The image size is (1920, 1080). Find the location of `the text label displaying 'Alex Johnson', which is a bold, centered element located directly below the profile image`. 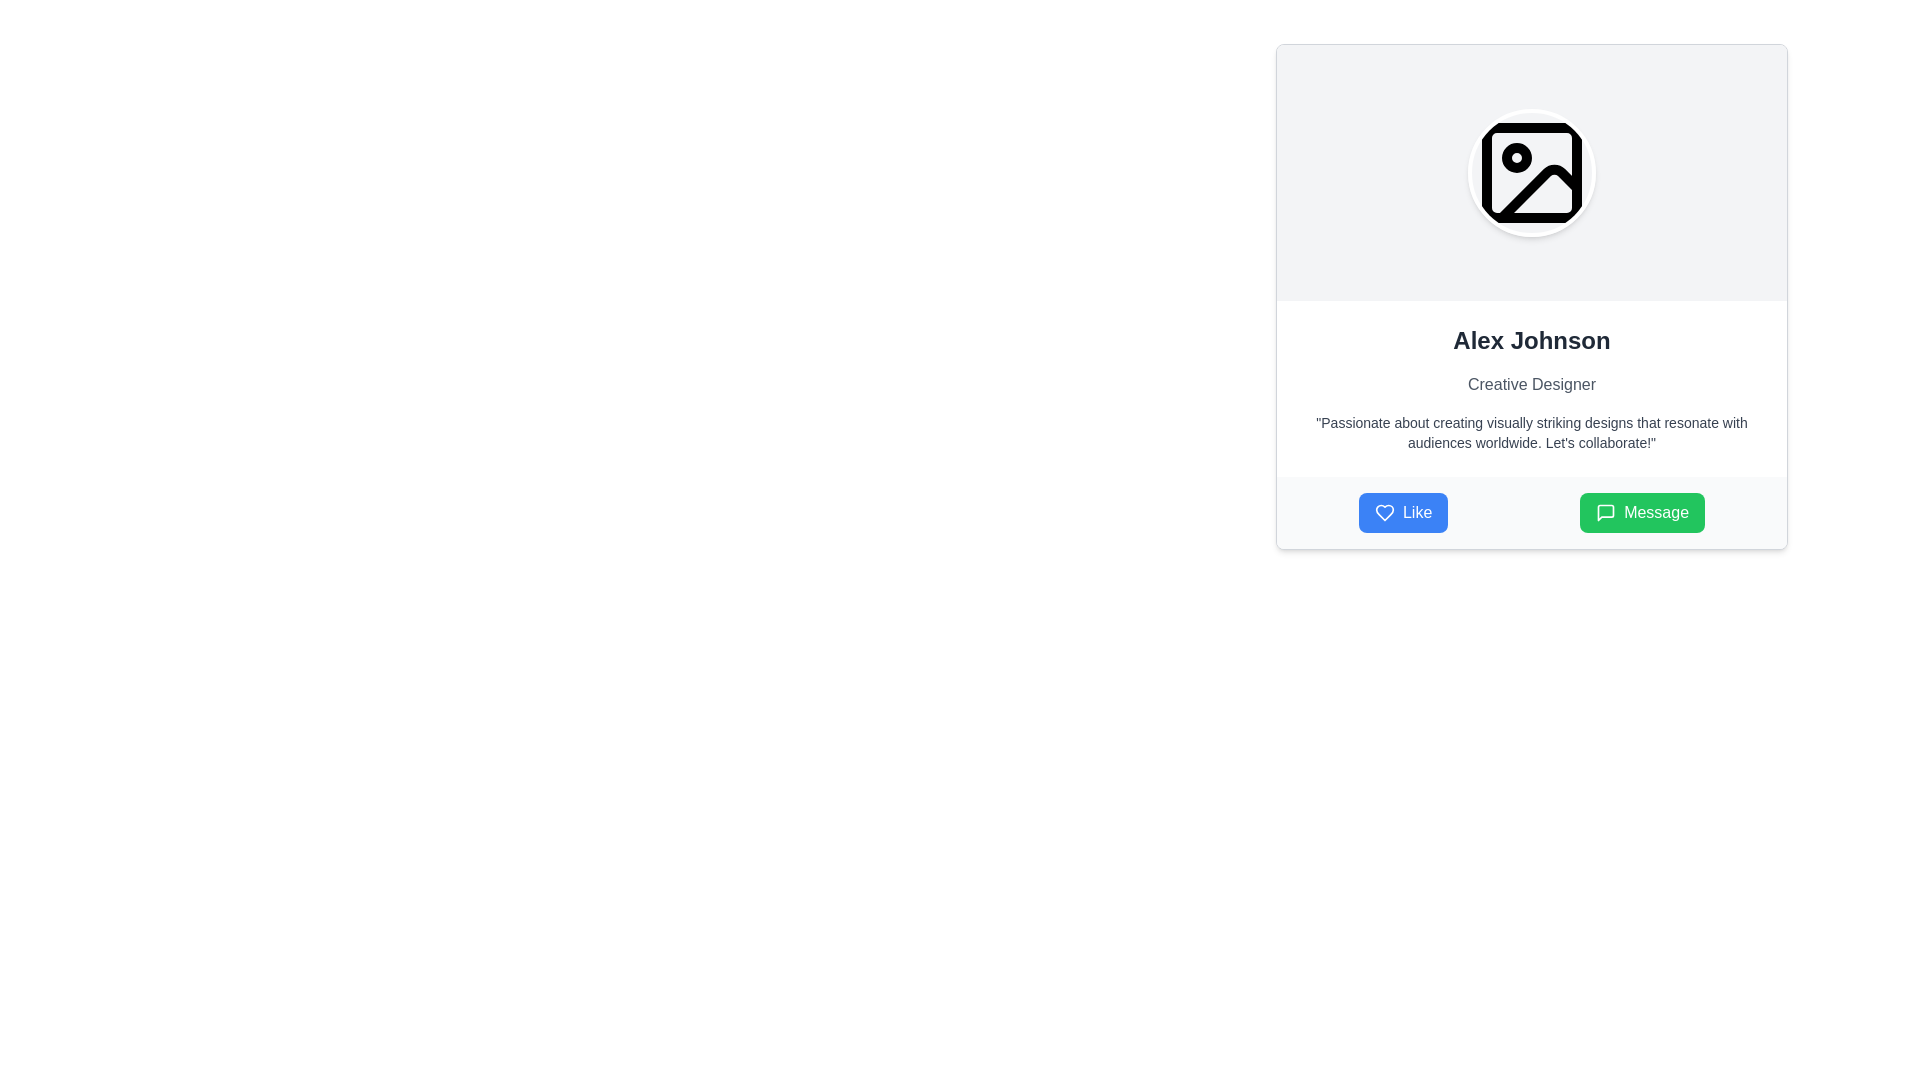

the text label displaying 'Alex Johnson', which is a bold, centered element located directly below the profile image is located at coordinates (1530, 339).